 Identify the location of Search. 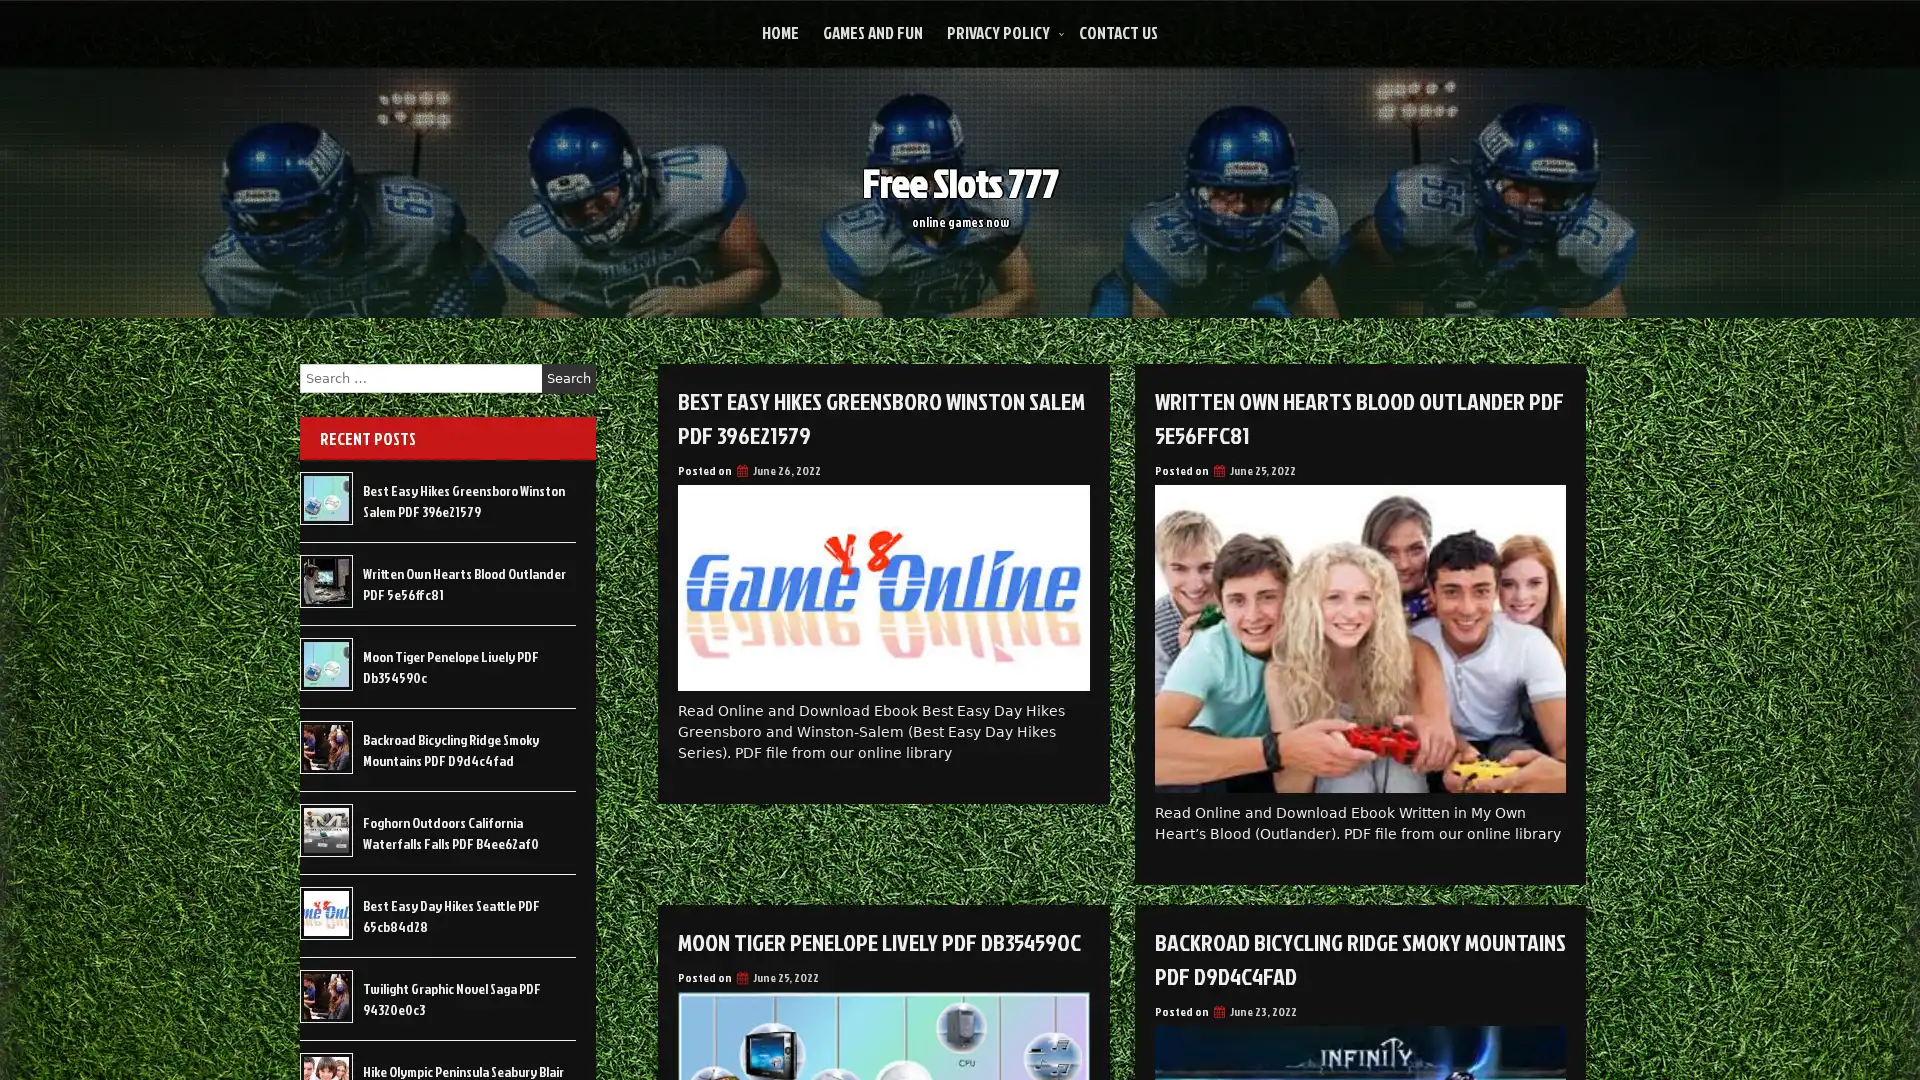
(568, 378).